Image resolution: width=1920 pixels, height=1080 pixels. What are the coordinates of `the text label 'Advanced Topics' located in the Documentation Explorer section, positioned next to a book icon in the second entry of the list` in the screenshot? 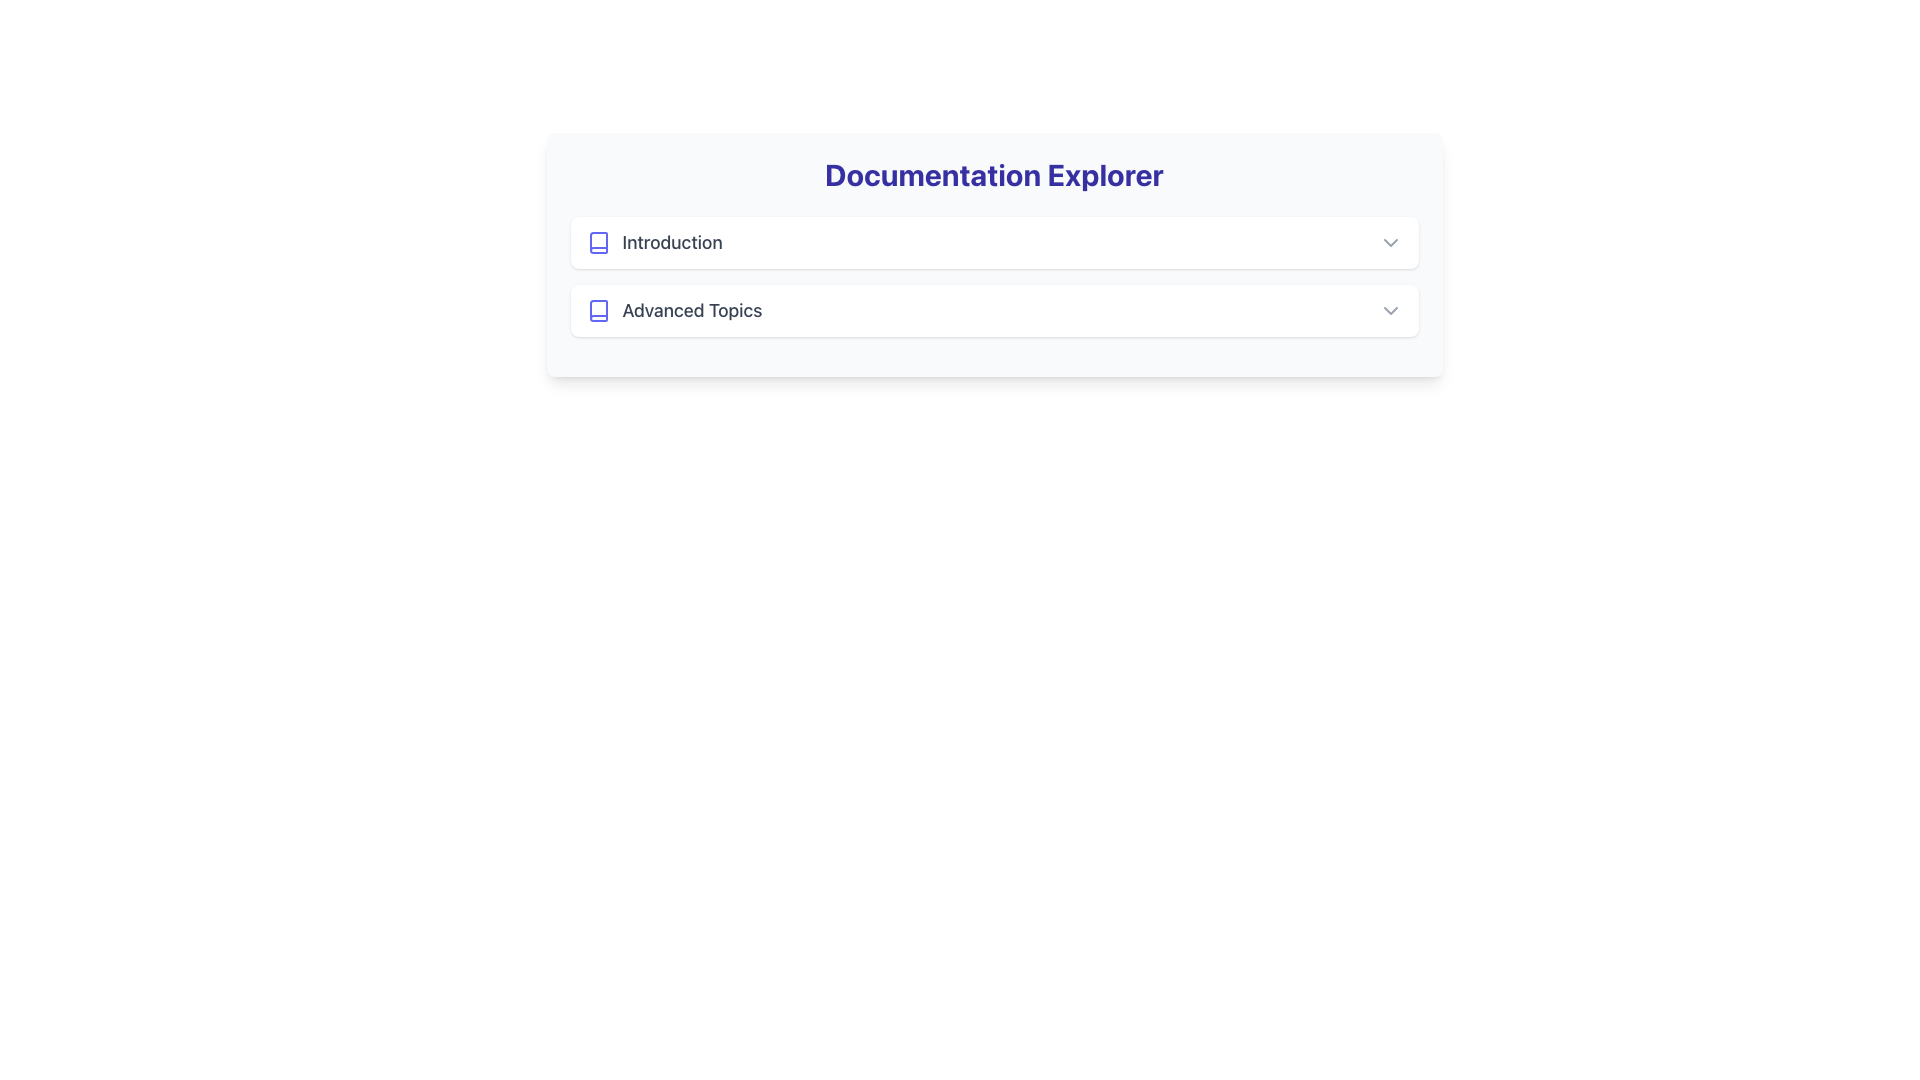 It's located at (674, 311).